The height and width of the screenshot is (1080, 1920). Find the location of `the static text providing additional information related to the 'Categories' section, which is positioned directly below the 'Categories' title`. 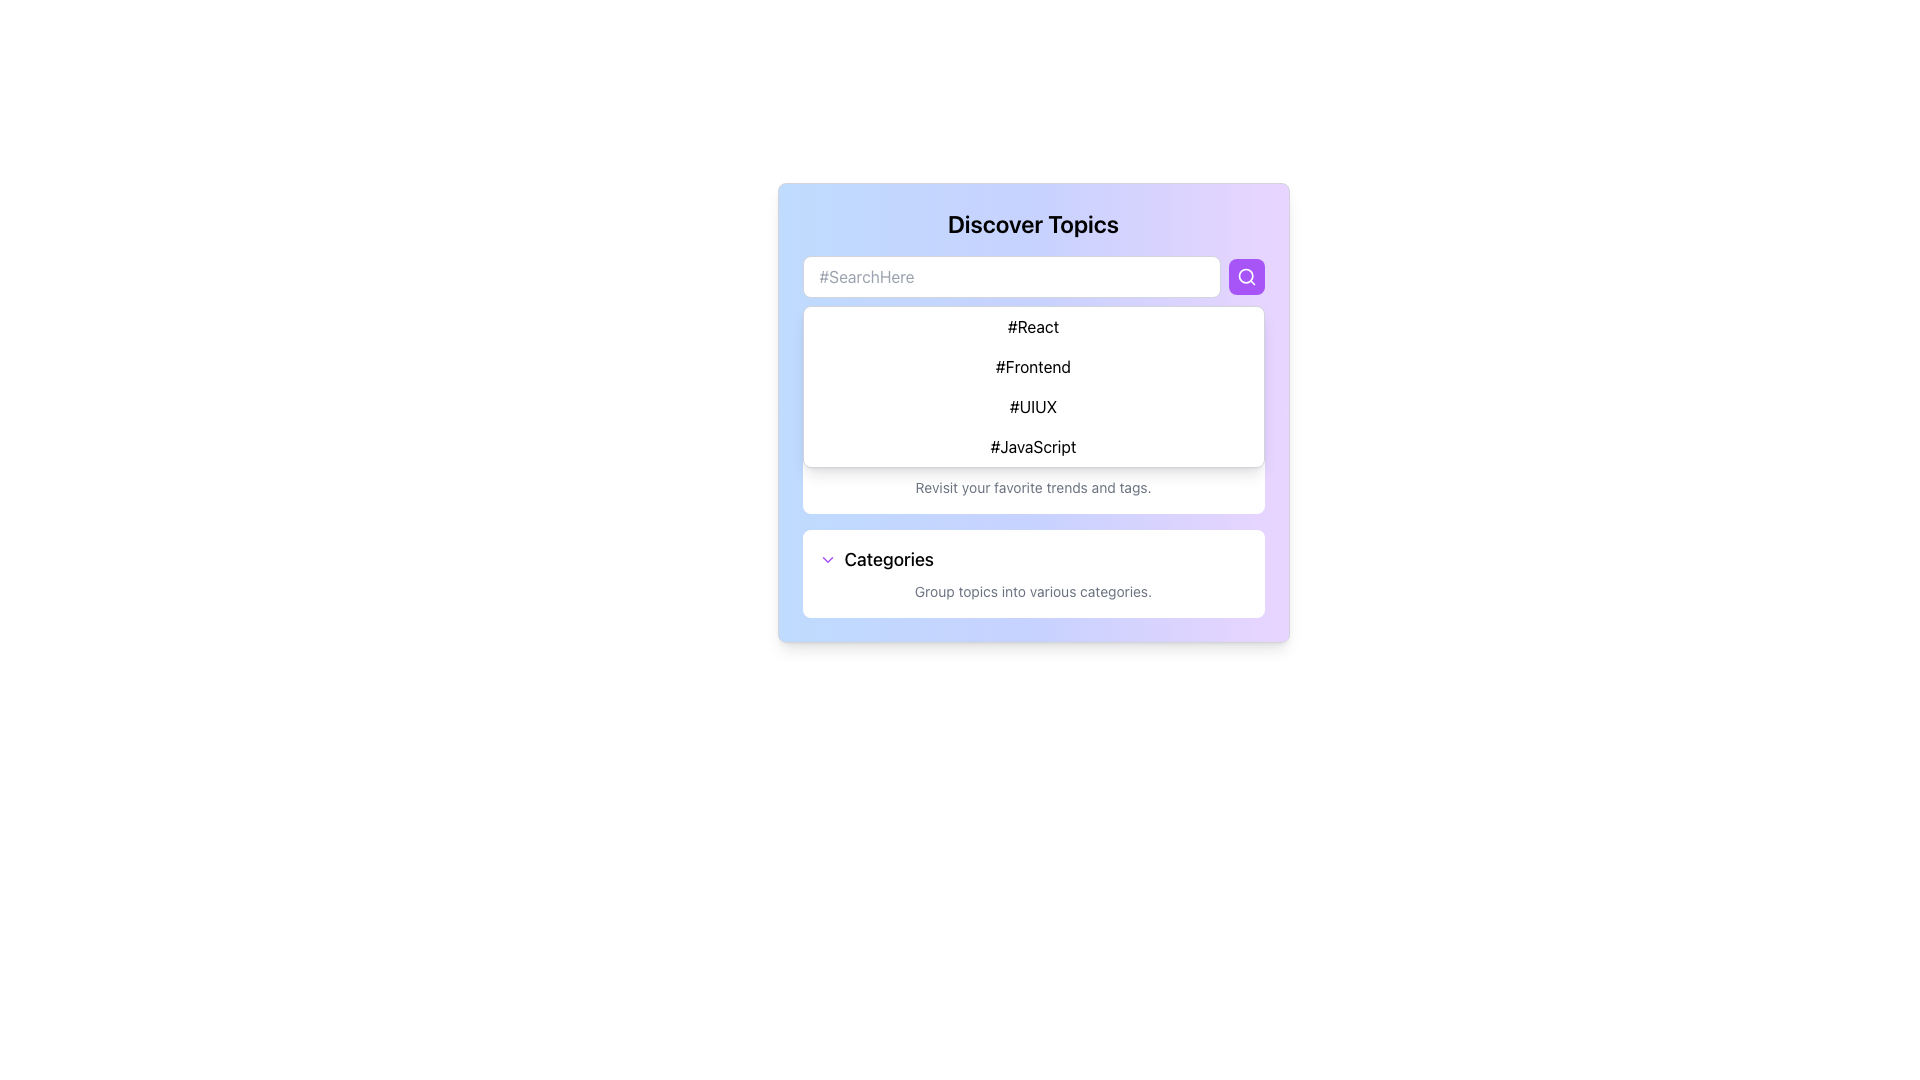

the static text providing additional information related to the 'Categories' section, which is positioned directly below the 'Categories' title is located at coordinates (1033, 590).